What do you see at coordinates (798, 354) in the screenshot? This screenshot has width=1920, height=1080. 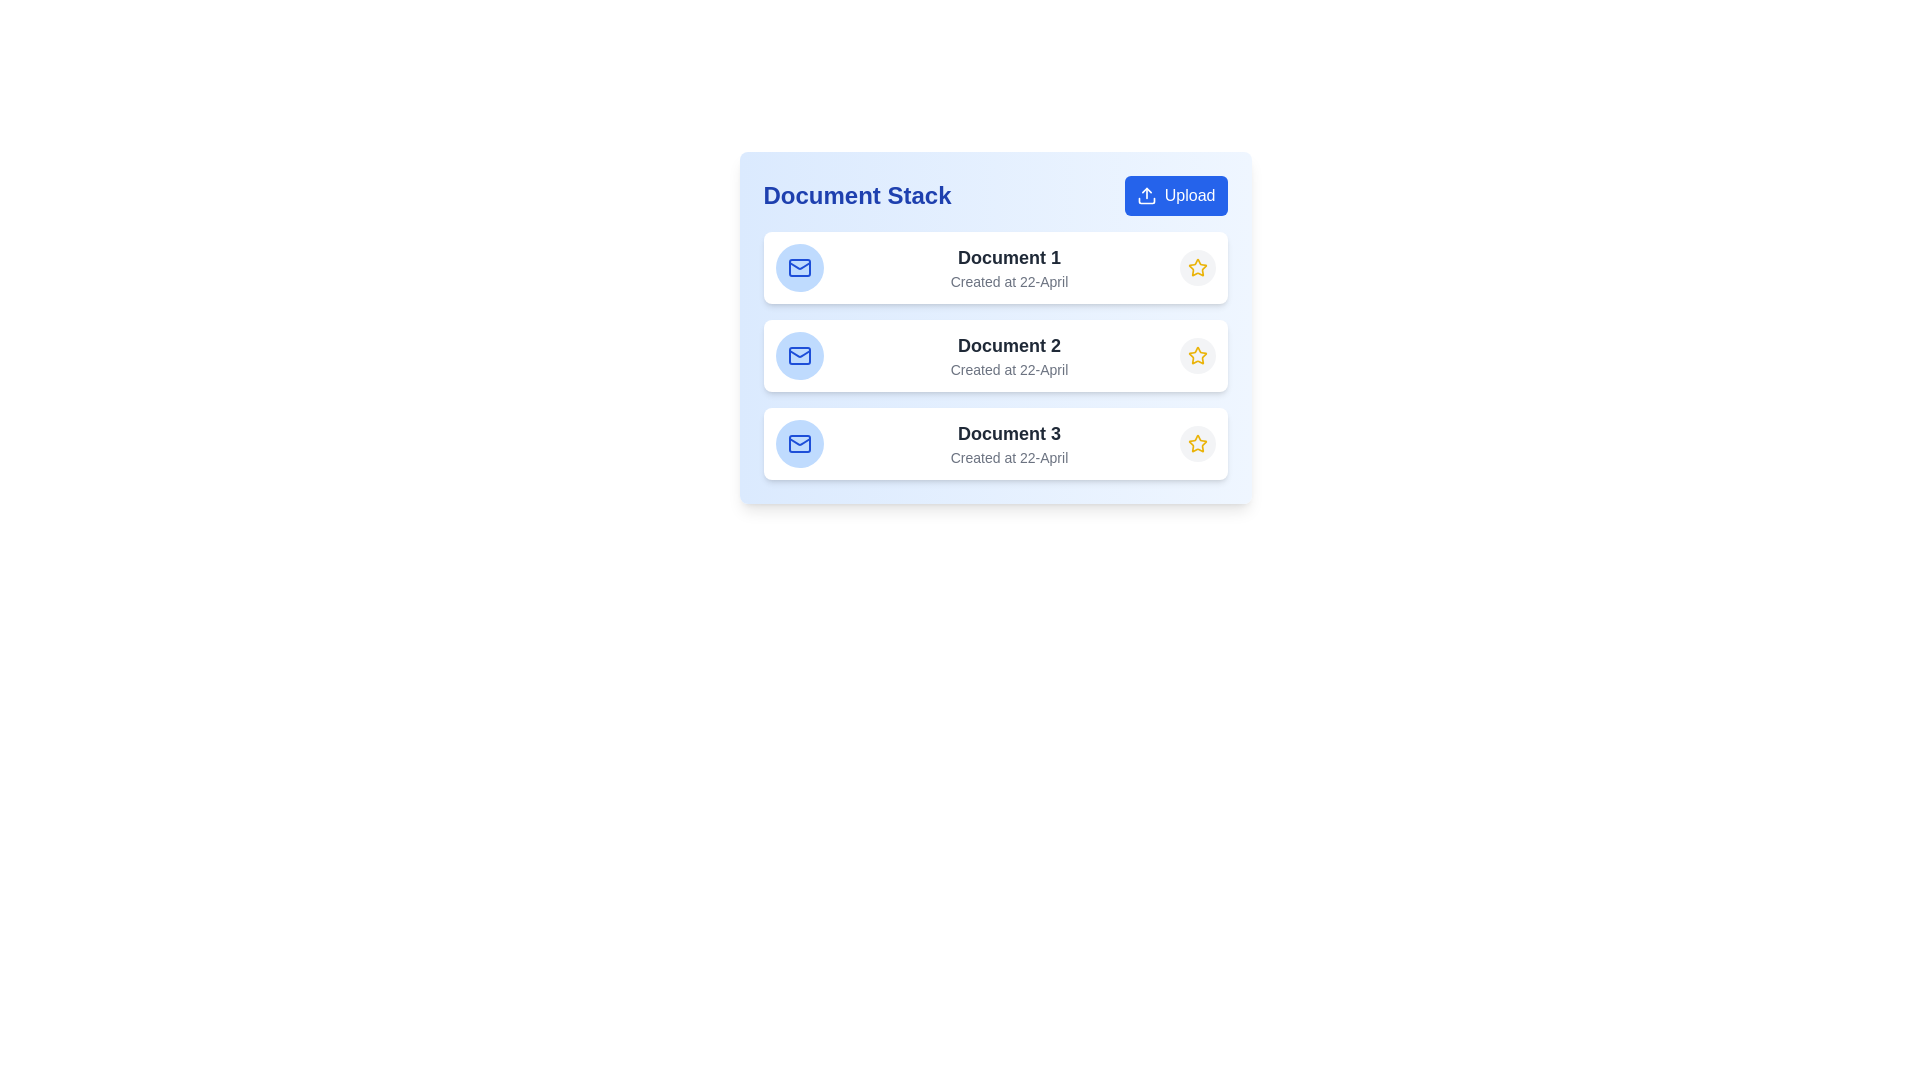 I see `the icon representing the document item labeled as 'Document 2', located in the second row of the list, to the left of the text 'Document 2'` at bounding box center [798, 354].